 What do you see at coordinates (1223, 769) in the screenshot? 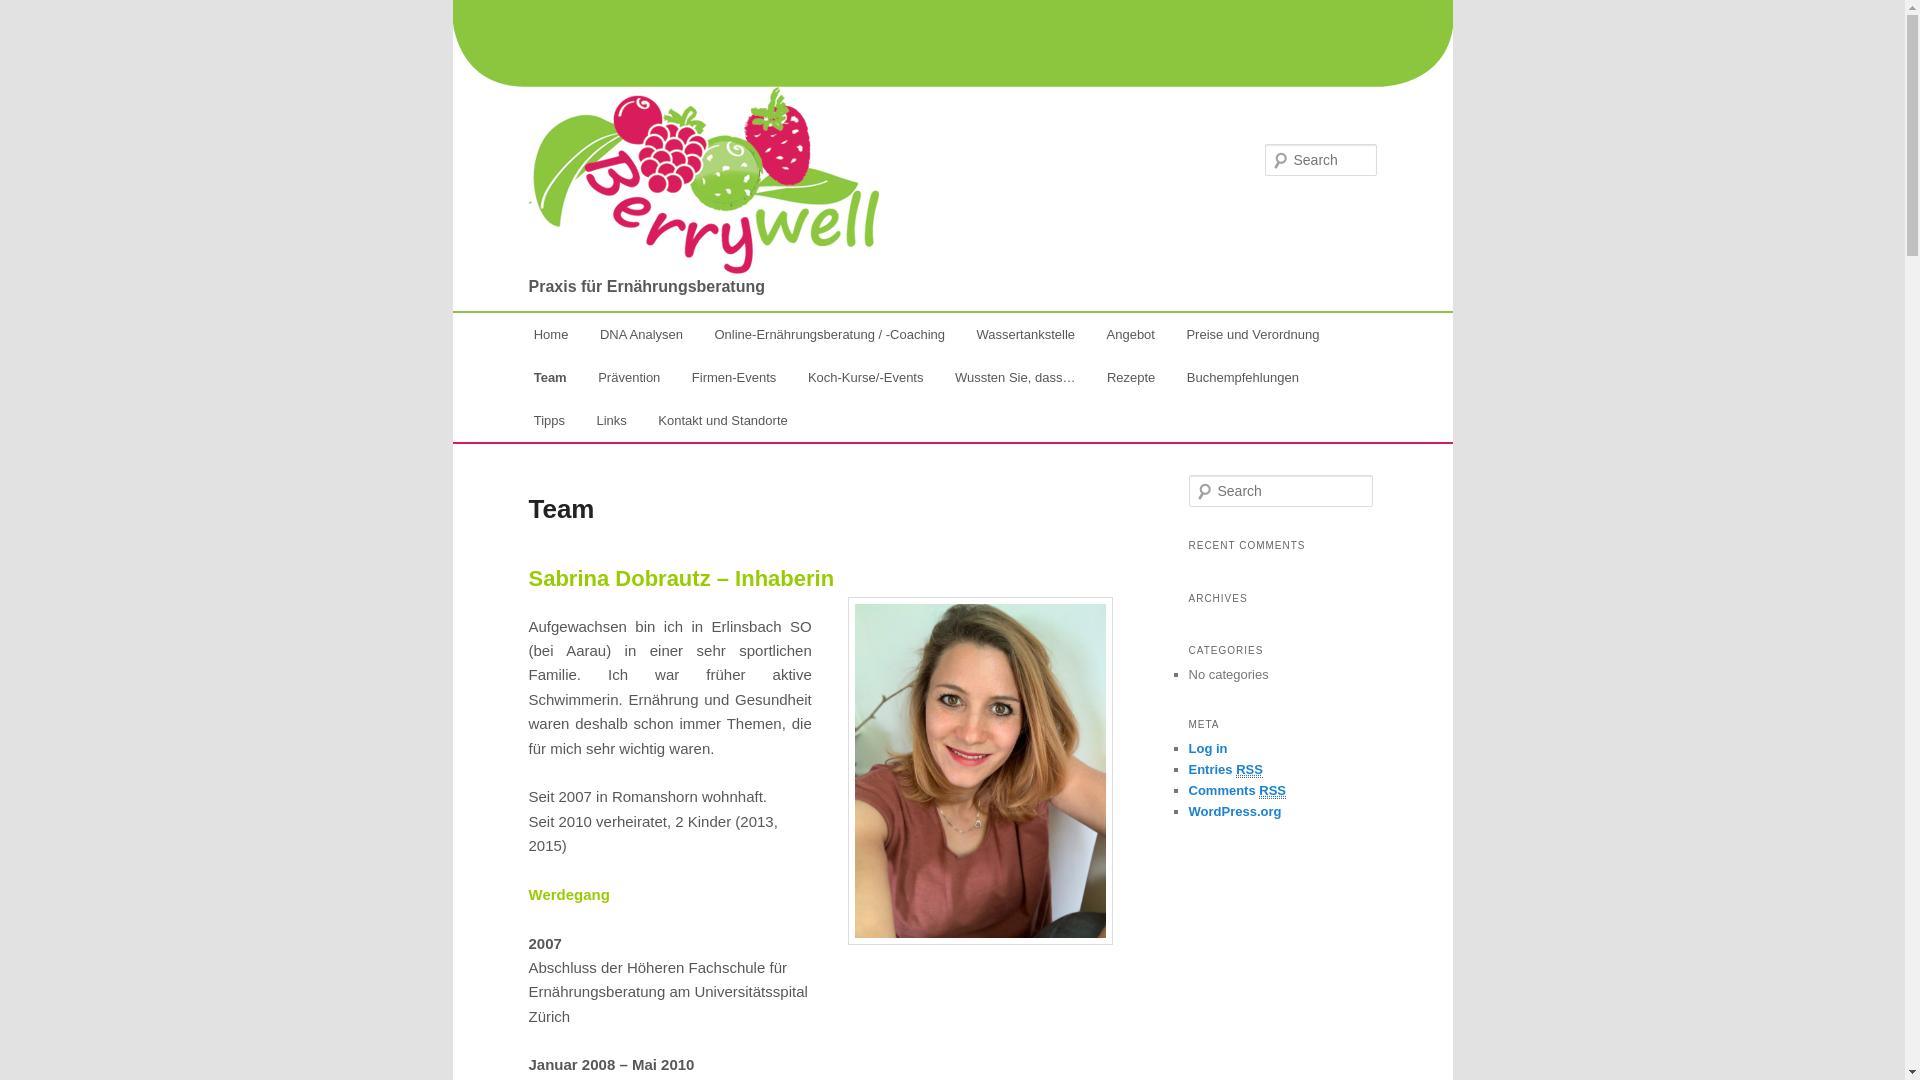
I see `'Entries RSS'` at bounding box center [1223, 769].